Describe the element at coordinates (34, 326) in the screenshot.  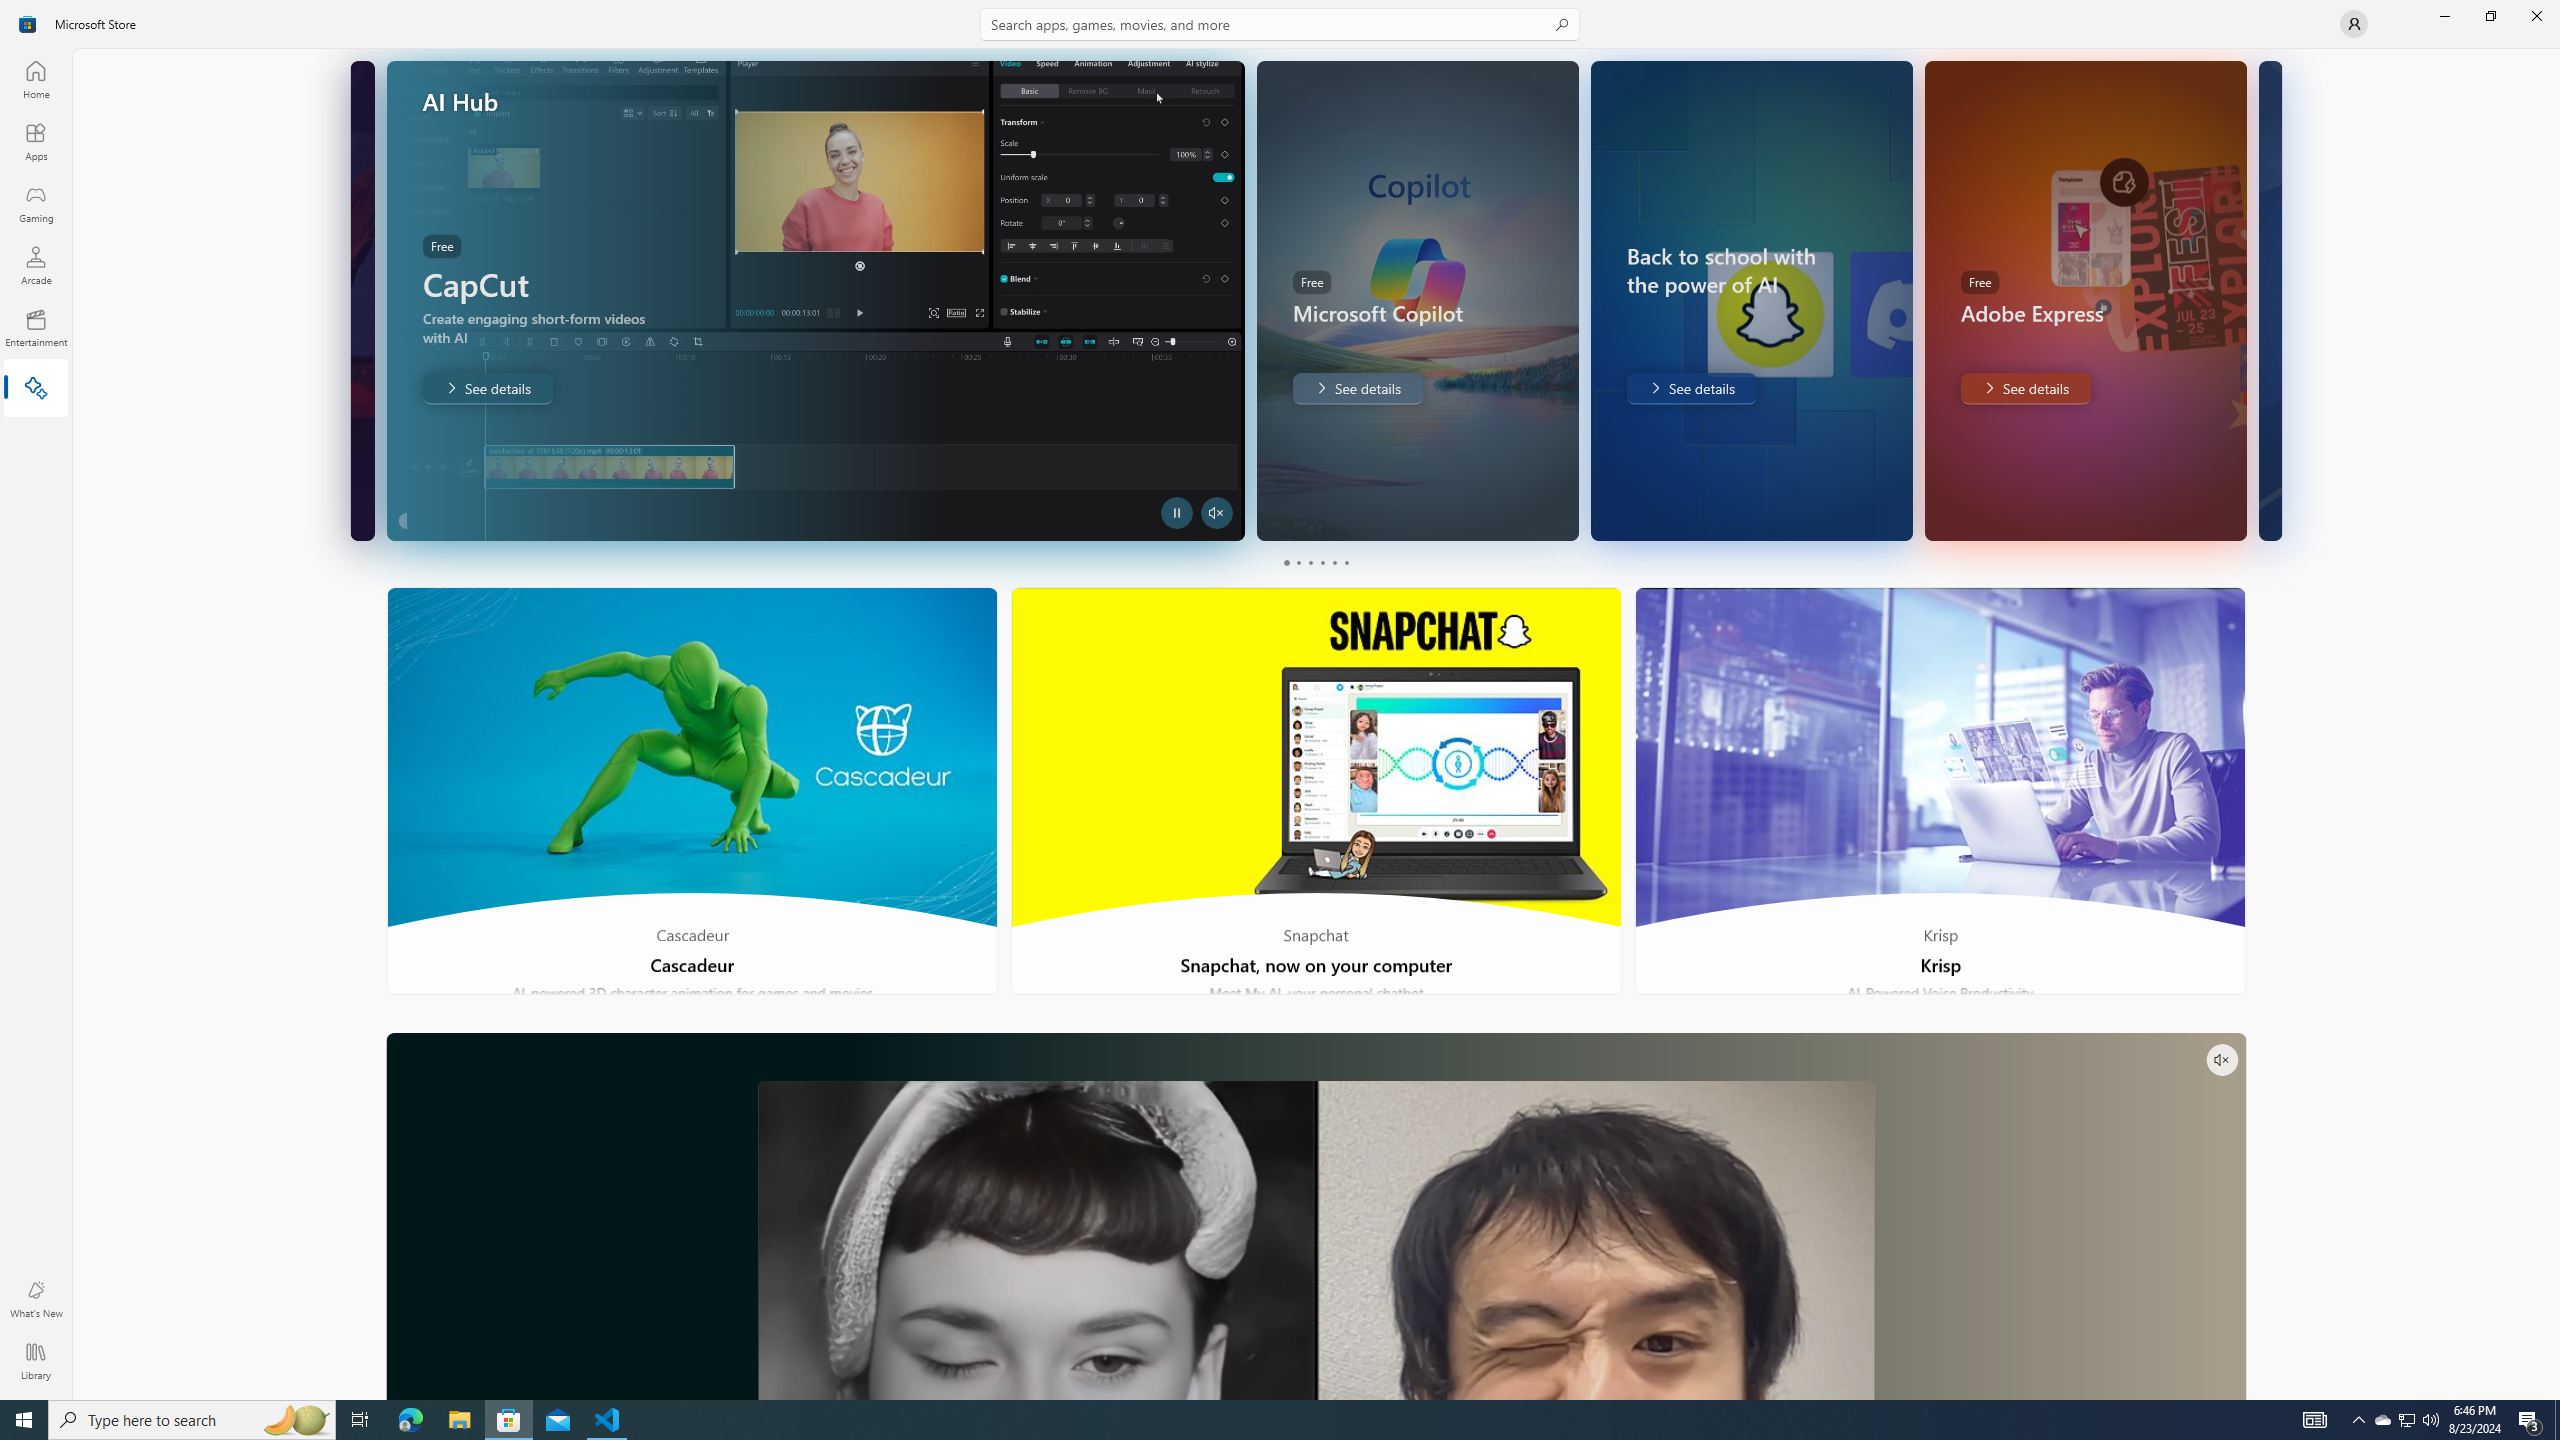
I see `'Entertainment'` at that location.